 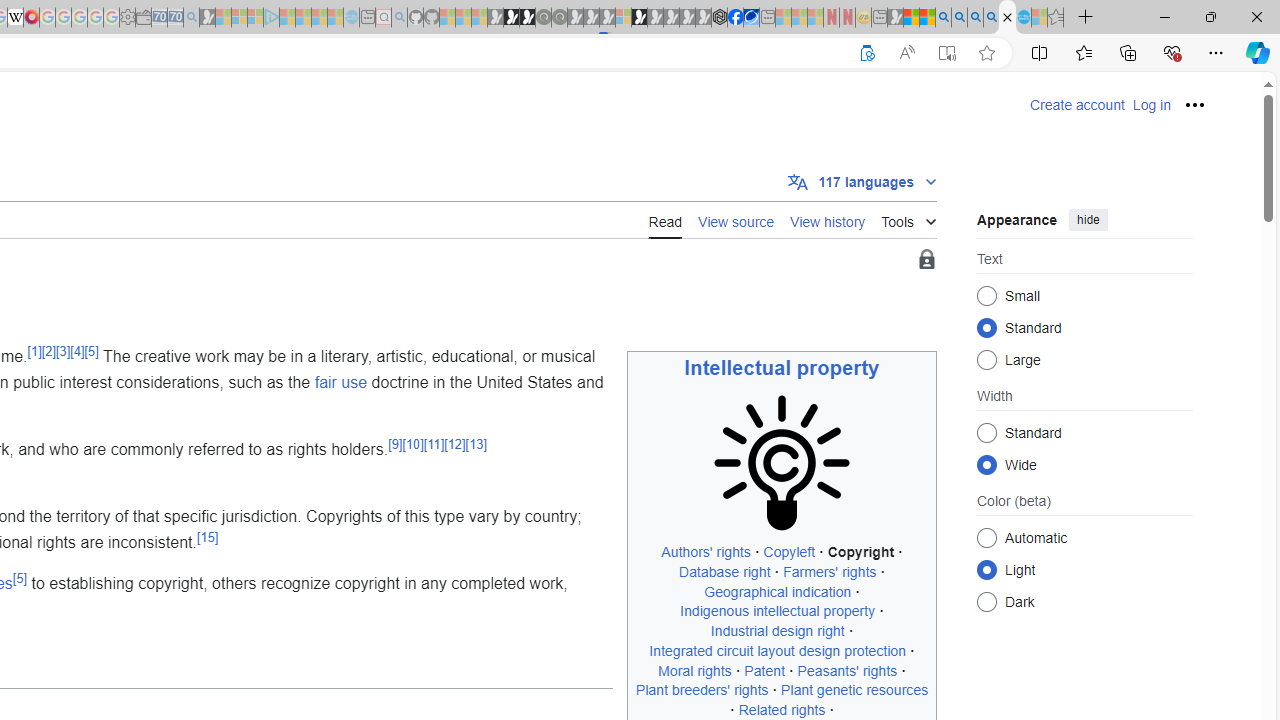 What do you see at coordinates (723, 572) in the screenshot?
I see `'Database right'` at bounding box center [723, 572].